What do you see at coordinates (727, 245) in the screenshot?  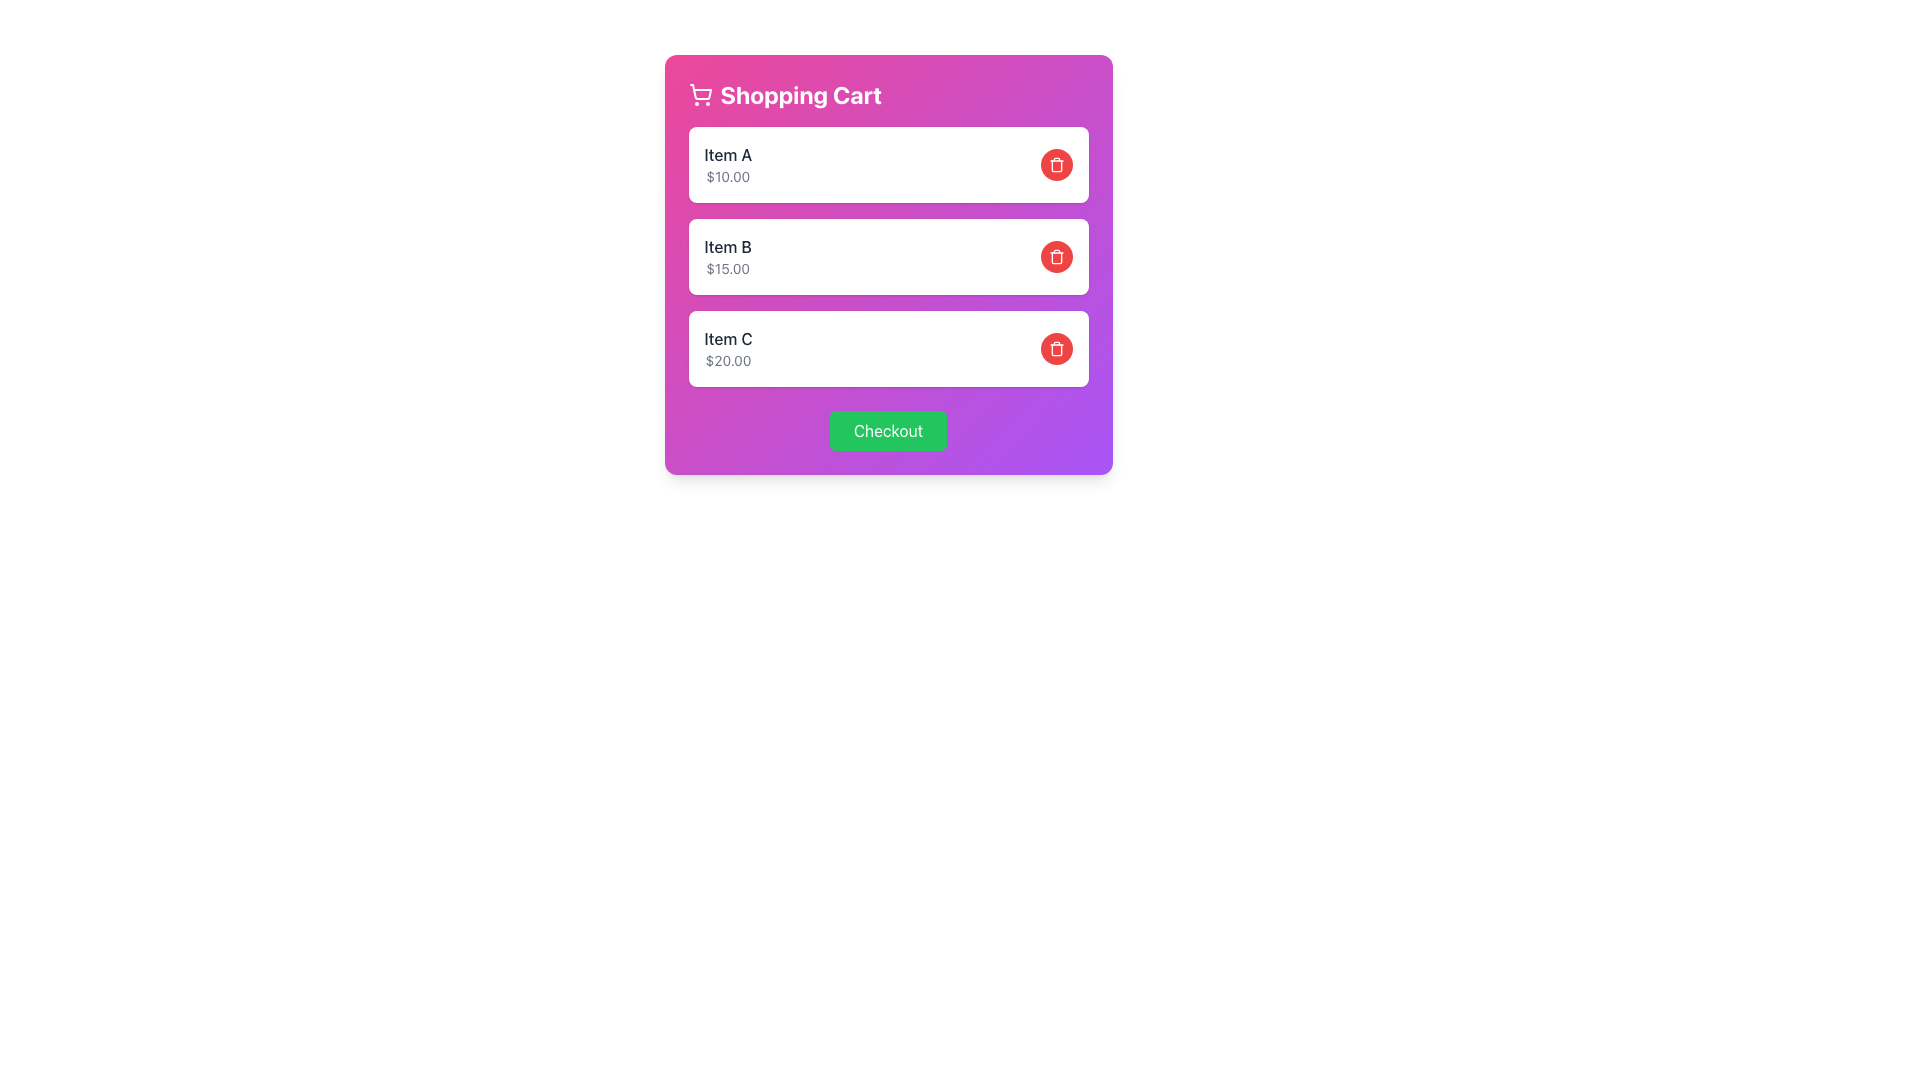 I see `the text label 'Item B' displayed in the shopping cart interface, which is the upper text of the second item in the list` at bounding box center [727, 245].